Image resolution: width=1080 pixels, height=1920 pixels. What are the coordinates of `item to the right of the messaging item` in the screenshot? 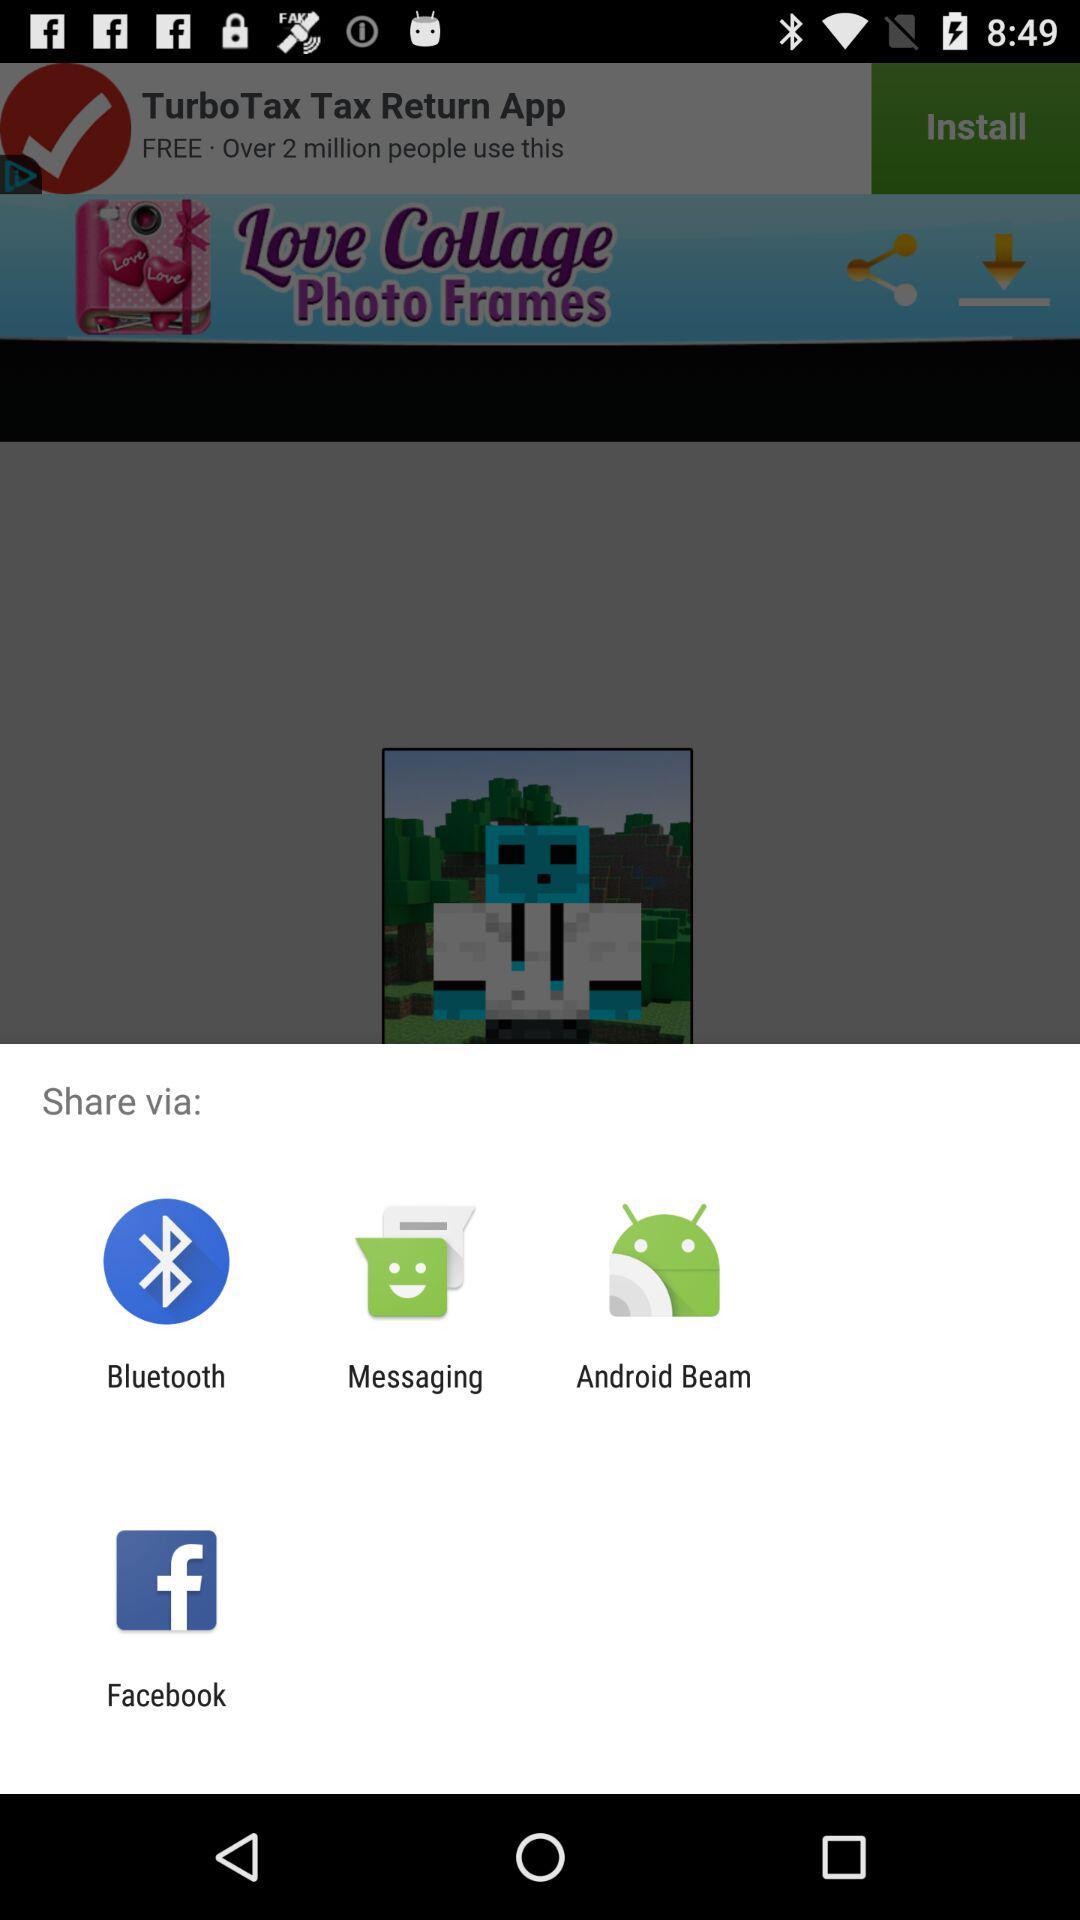 It's located at (664, 1392).